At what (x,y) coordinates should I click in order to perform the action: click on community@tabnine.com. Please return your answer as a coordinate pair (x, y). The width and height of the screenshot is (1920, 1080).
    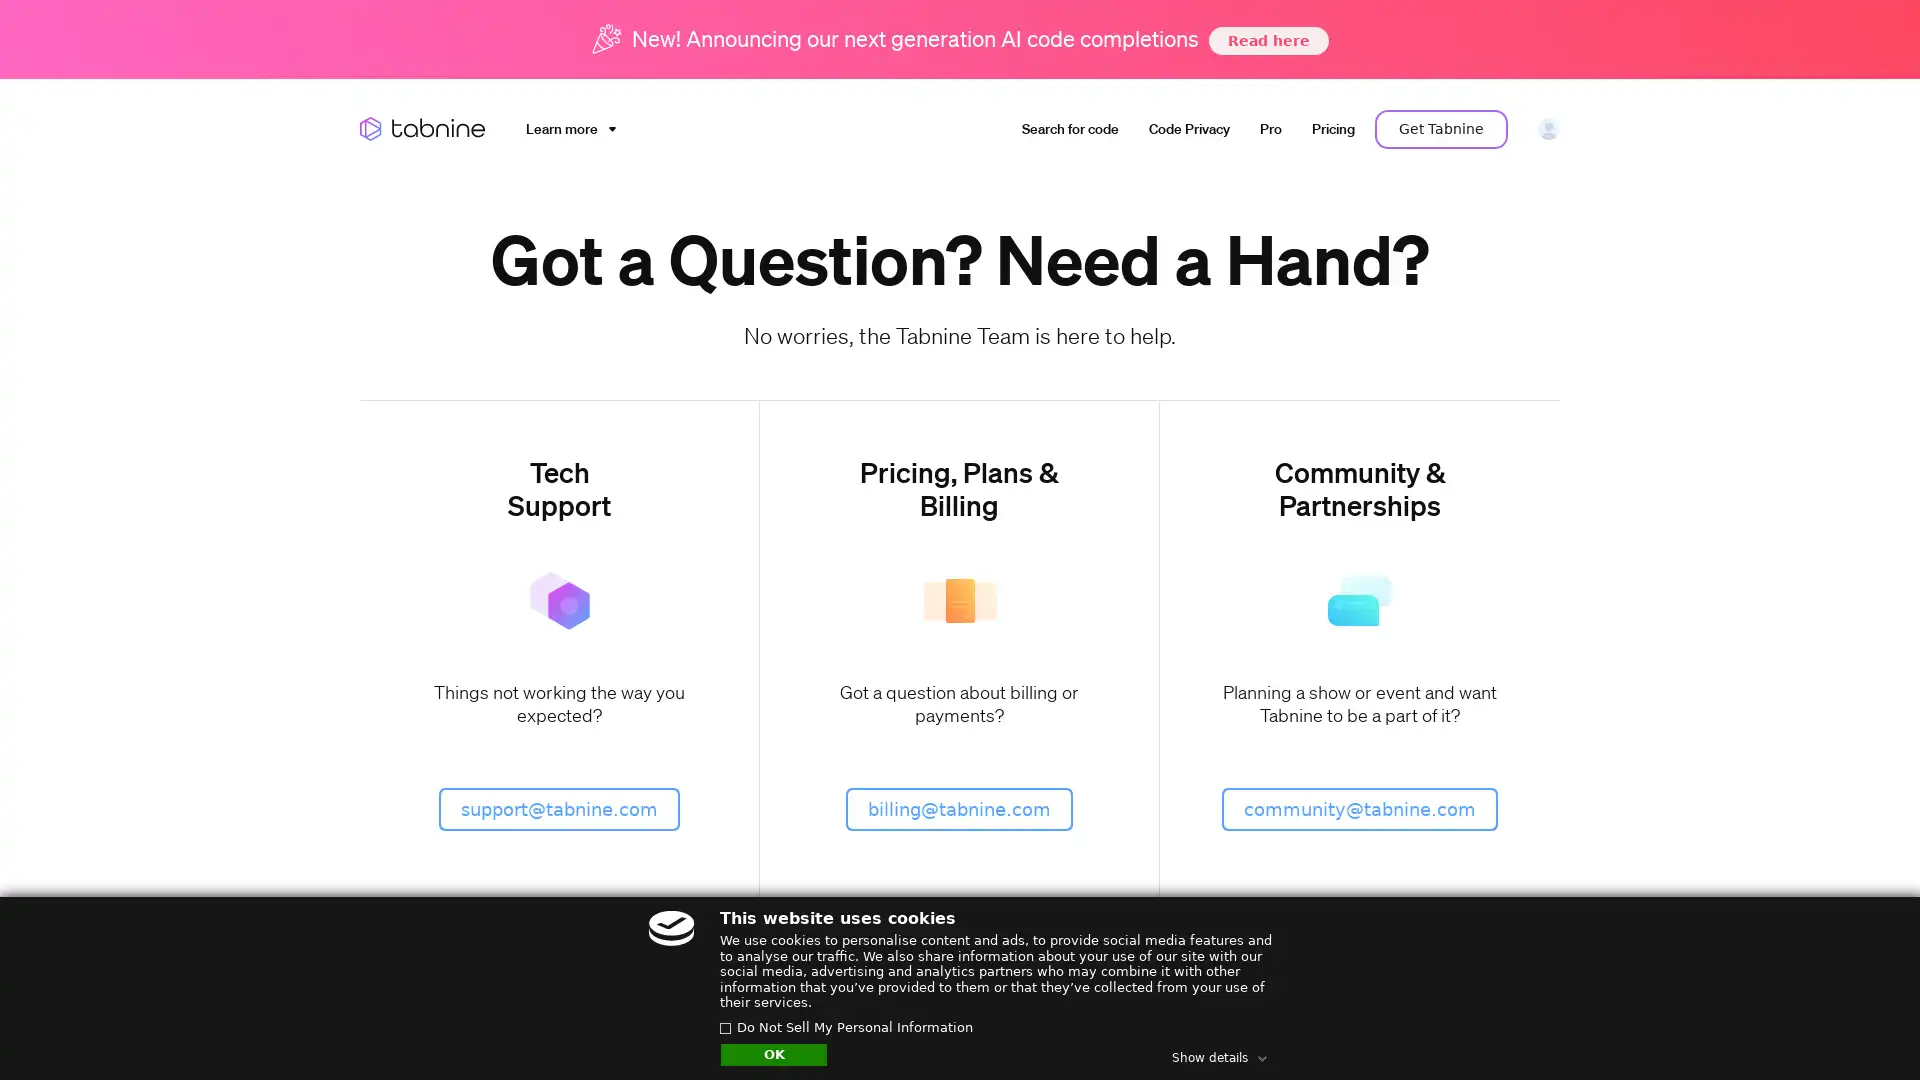
    Looking at the image, I should click on (1359, 807).